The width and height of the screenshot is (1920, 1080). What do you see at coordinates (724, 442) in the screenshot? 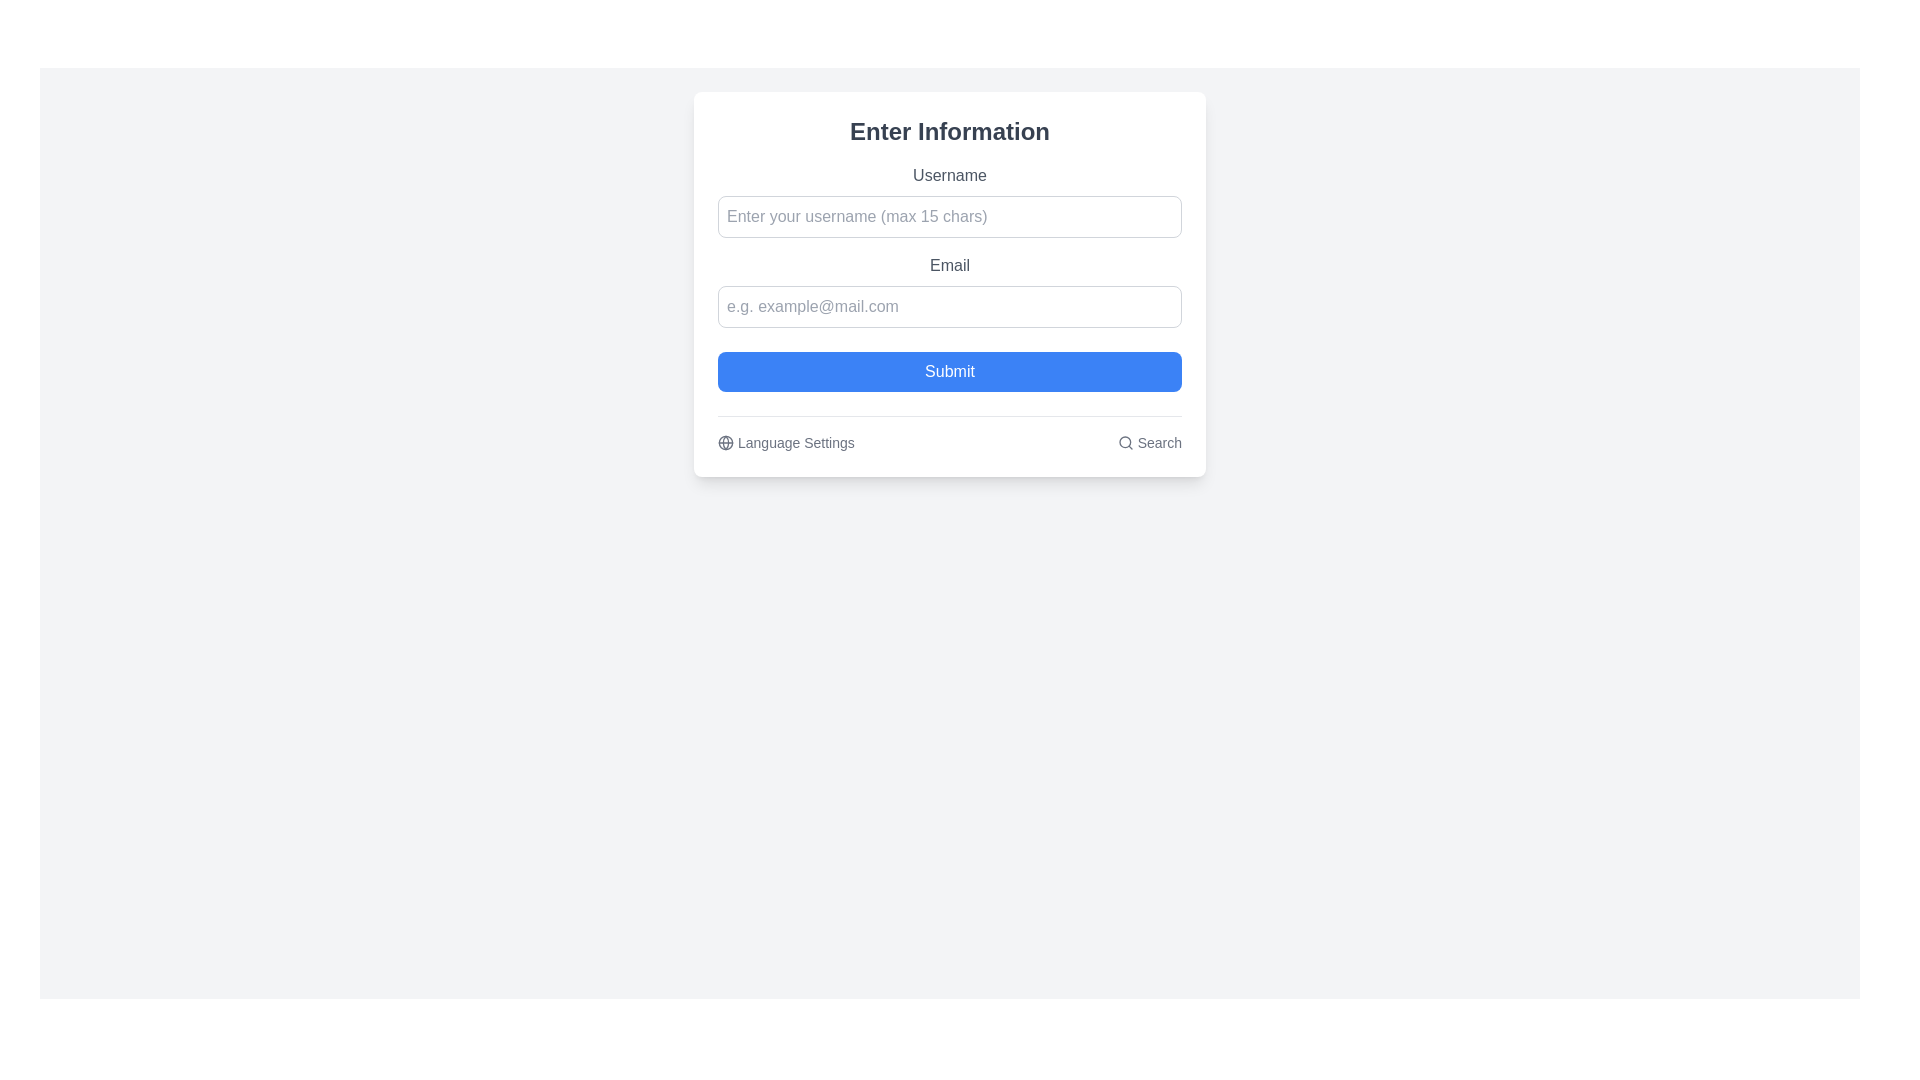
I see `the curved line component of the globe icon located at the bottom left corner of the 'Enter Information' form card` at bounding box center [724, 442].